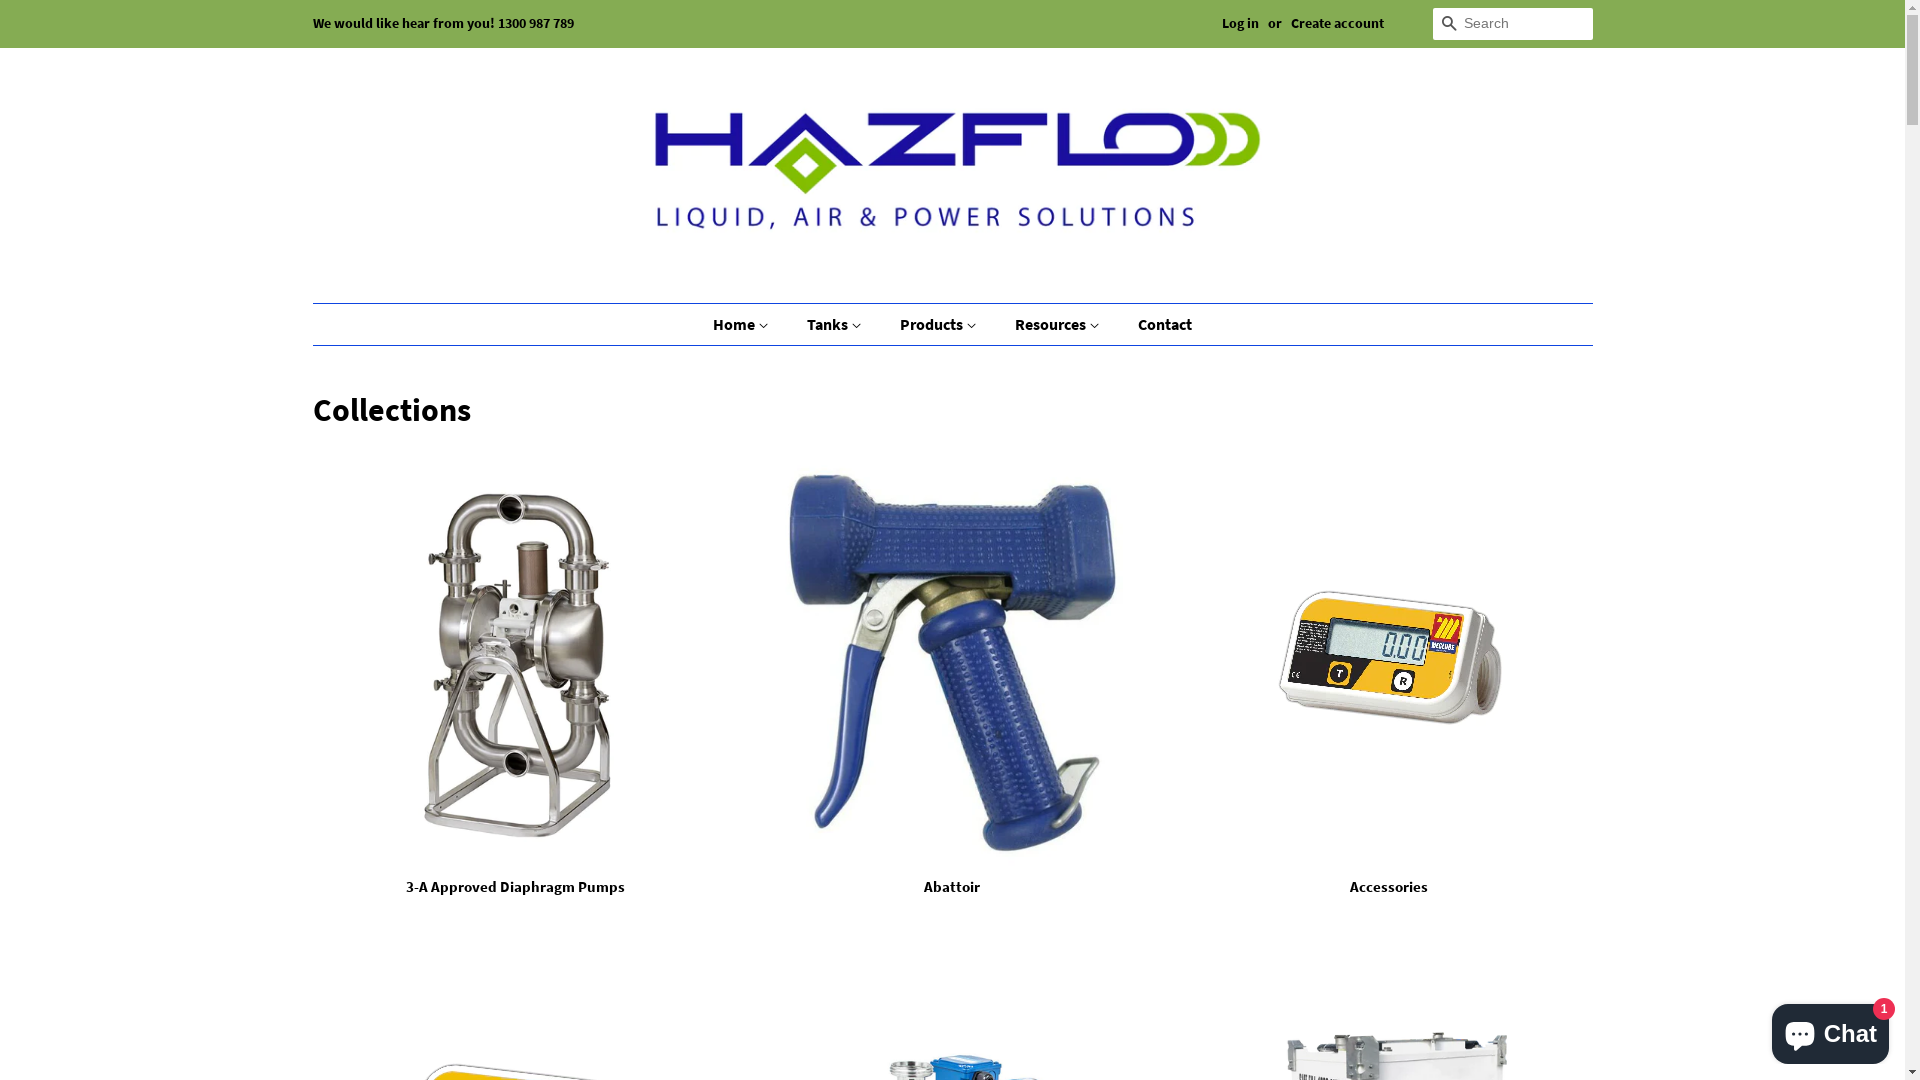  What do you see at coordinates (836, 323) in the screenshot?
I see `'Tanks'` at bounding box center [836, 323].